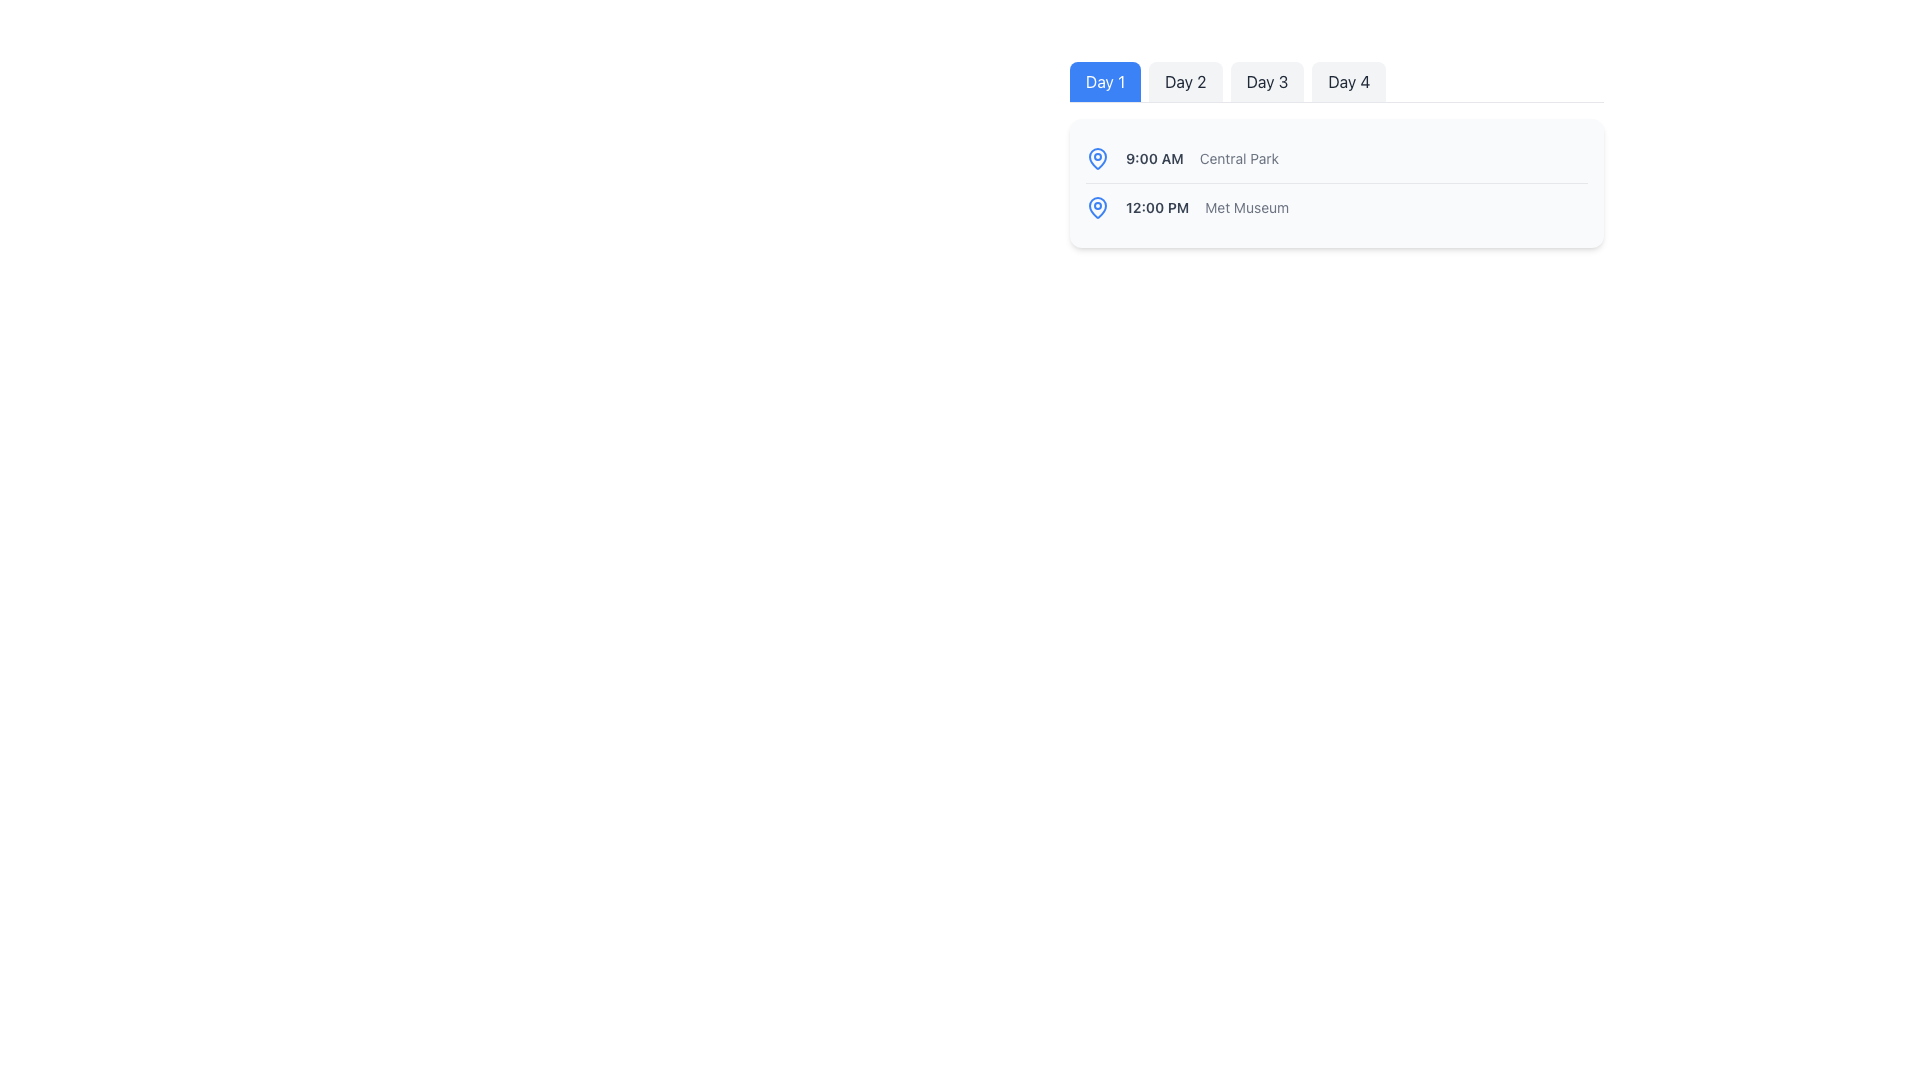 Image resolution: width=1920 pixels, height=1080 pixels. I want to click on the Text Label element displaying 'Met Museum', which is styled in a small gray font and located adjacent to '12:00 PM', so click(1246, 208).